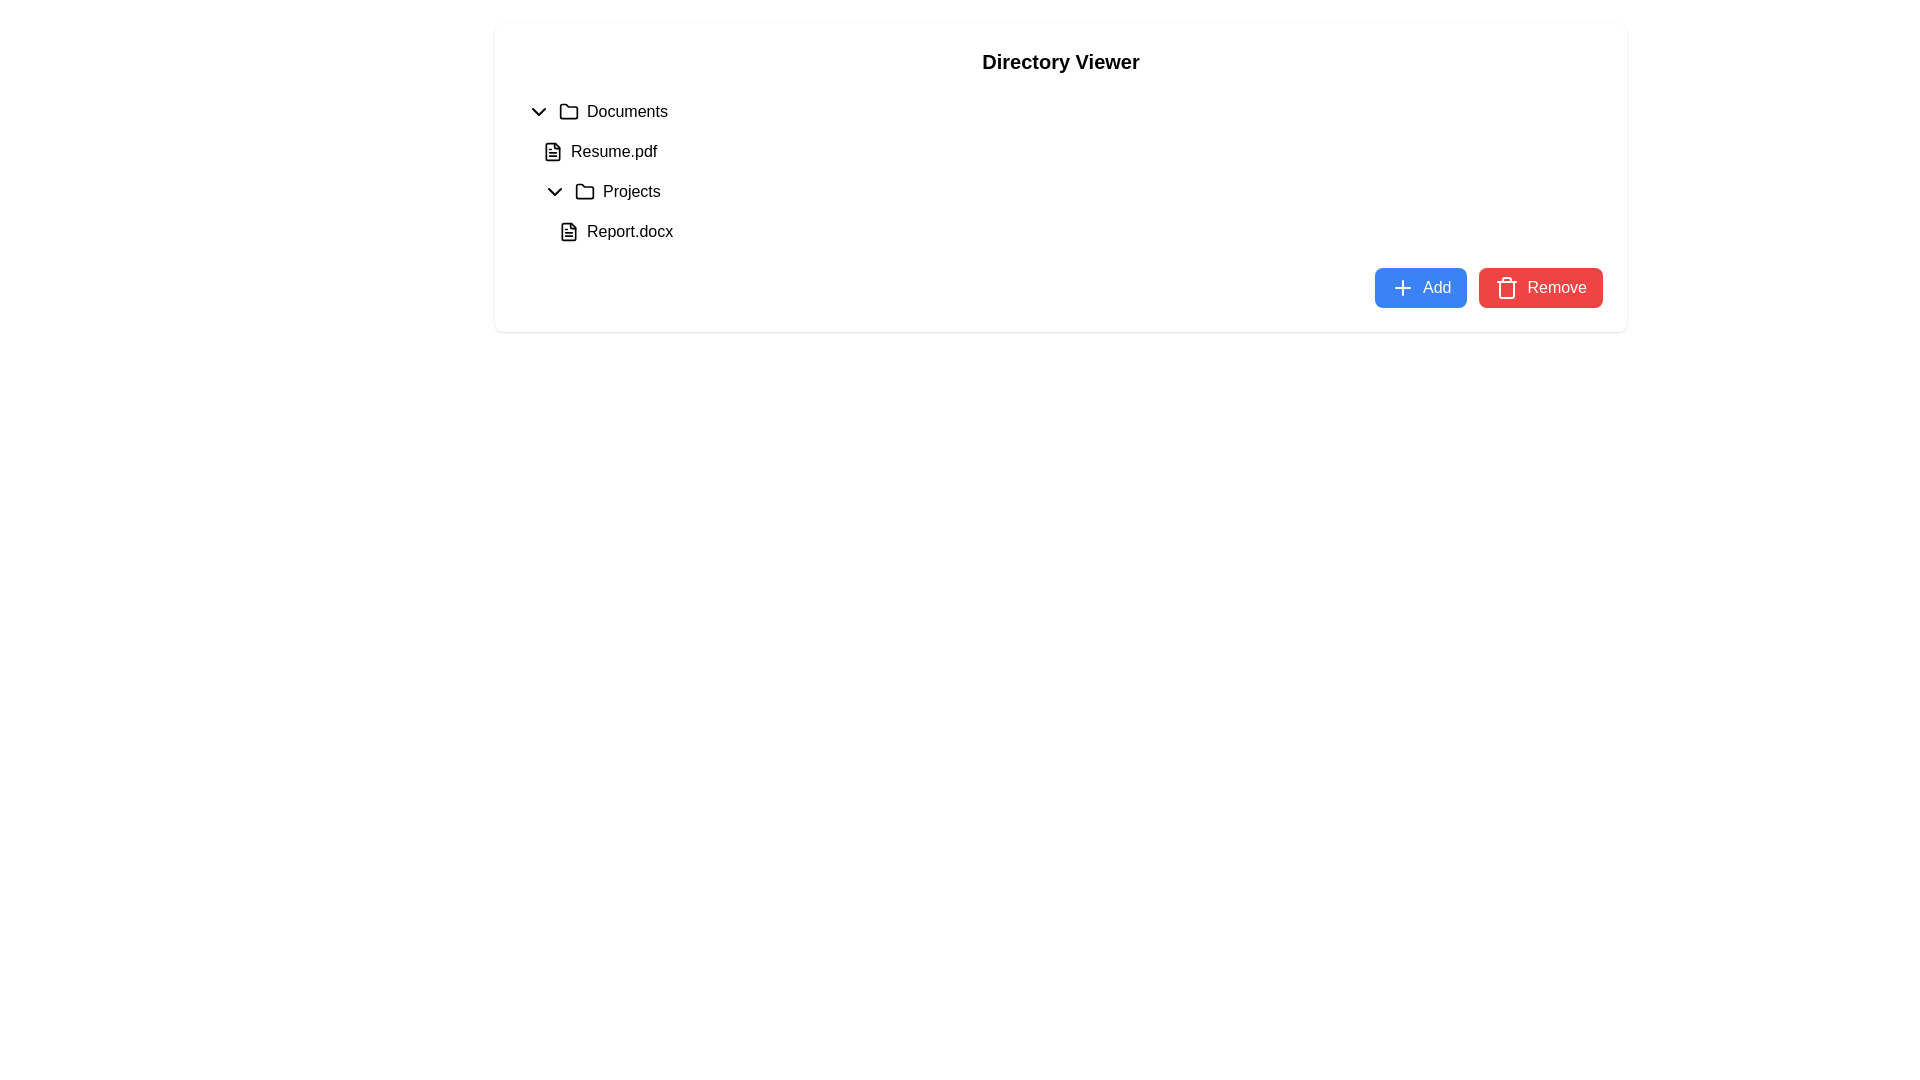 The image size is (1920, 1080). I want to click on the red 'Remove' button with rounded corners and a trash bin icon, located in the bottom-right area of the main section, so click(1540, 288).